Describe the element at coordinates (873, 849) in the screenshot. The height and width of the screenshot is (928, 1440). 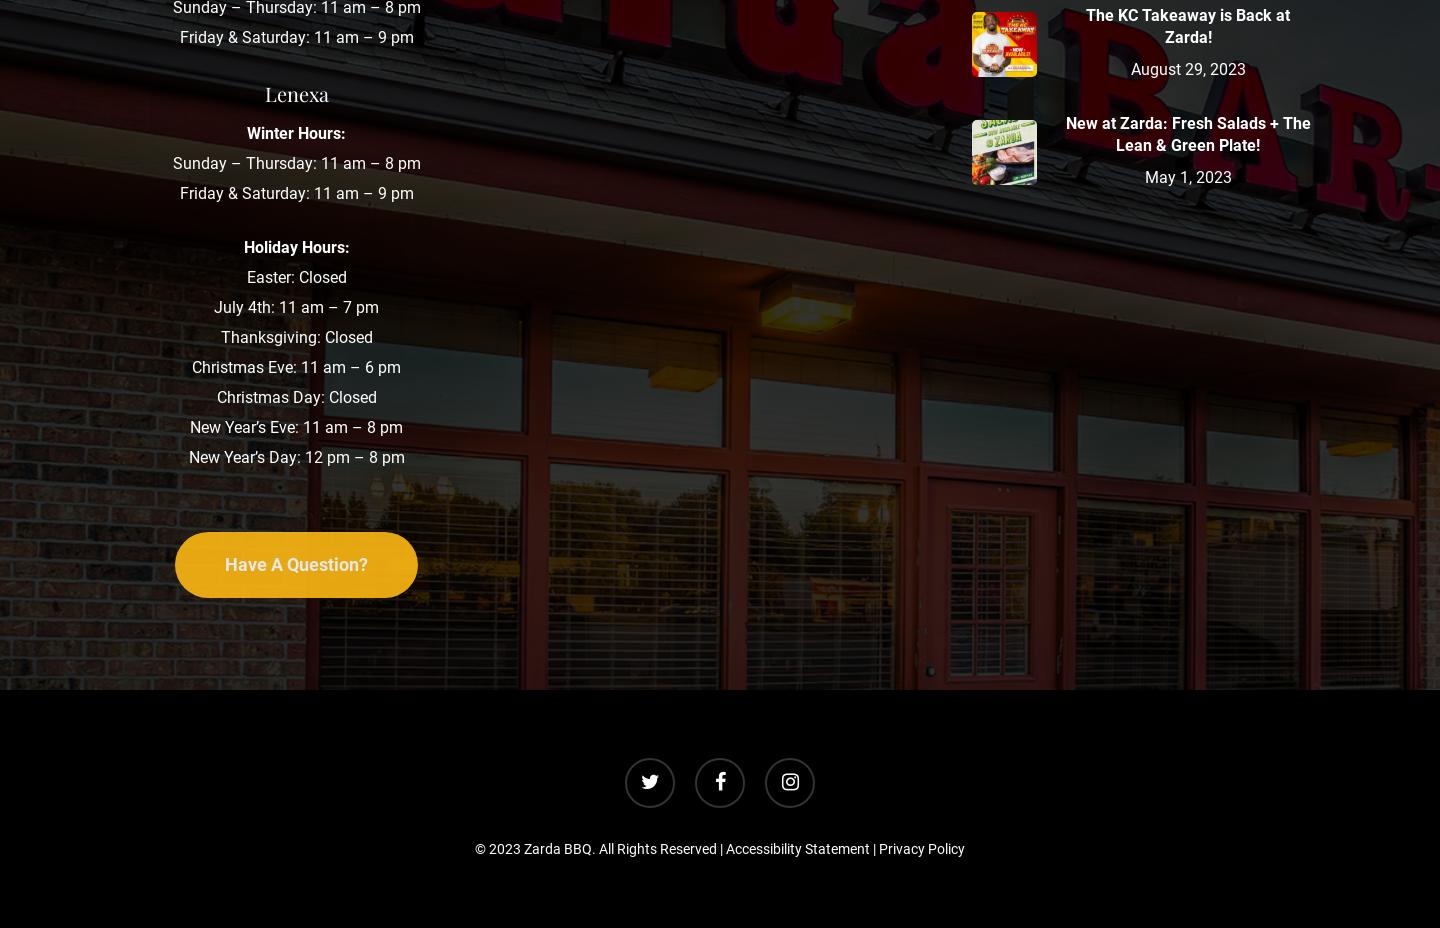
I see `'|'` at that location.